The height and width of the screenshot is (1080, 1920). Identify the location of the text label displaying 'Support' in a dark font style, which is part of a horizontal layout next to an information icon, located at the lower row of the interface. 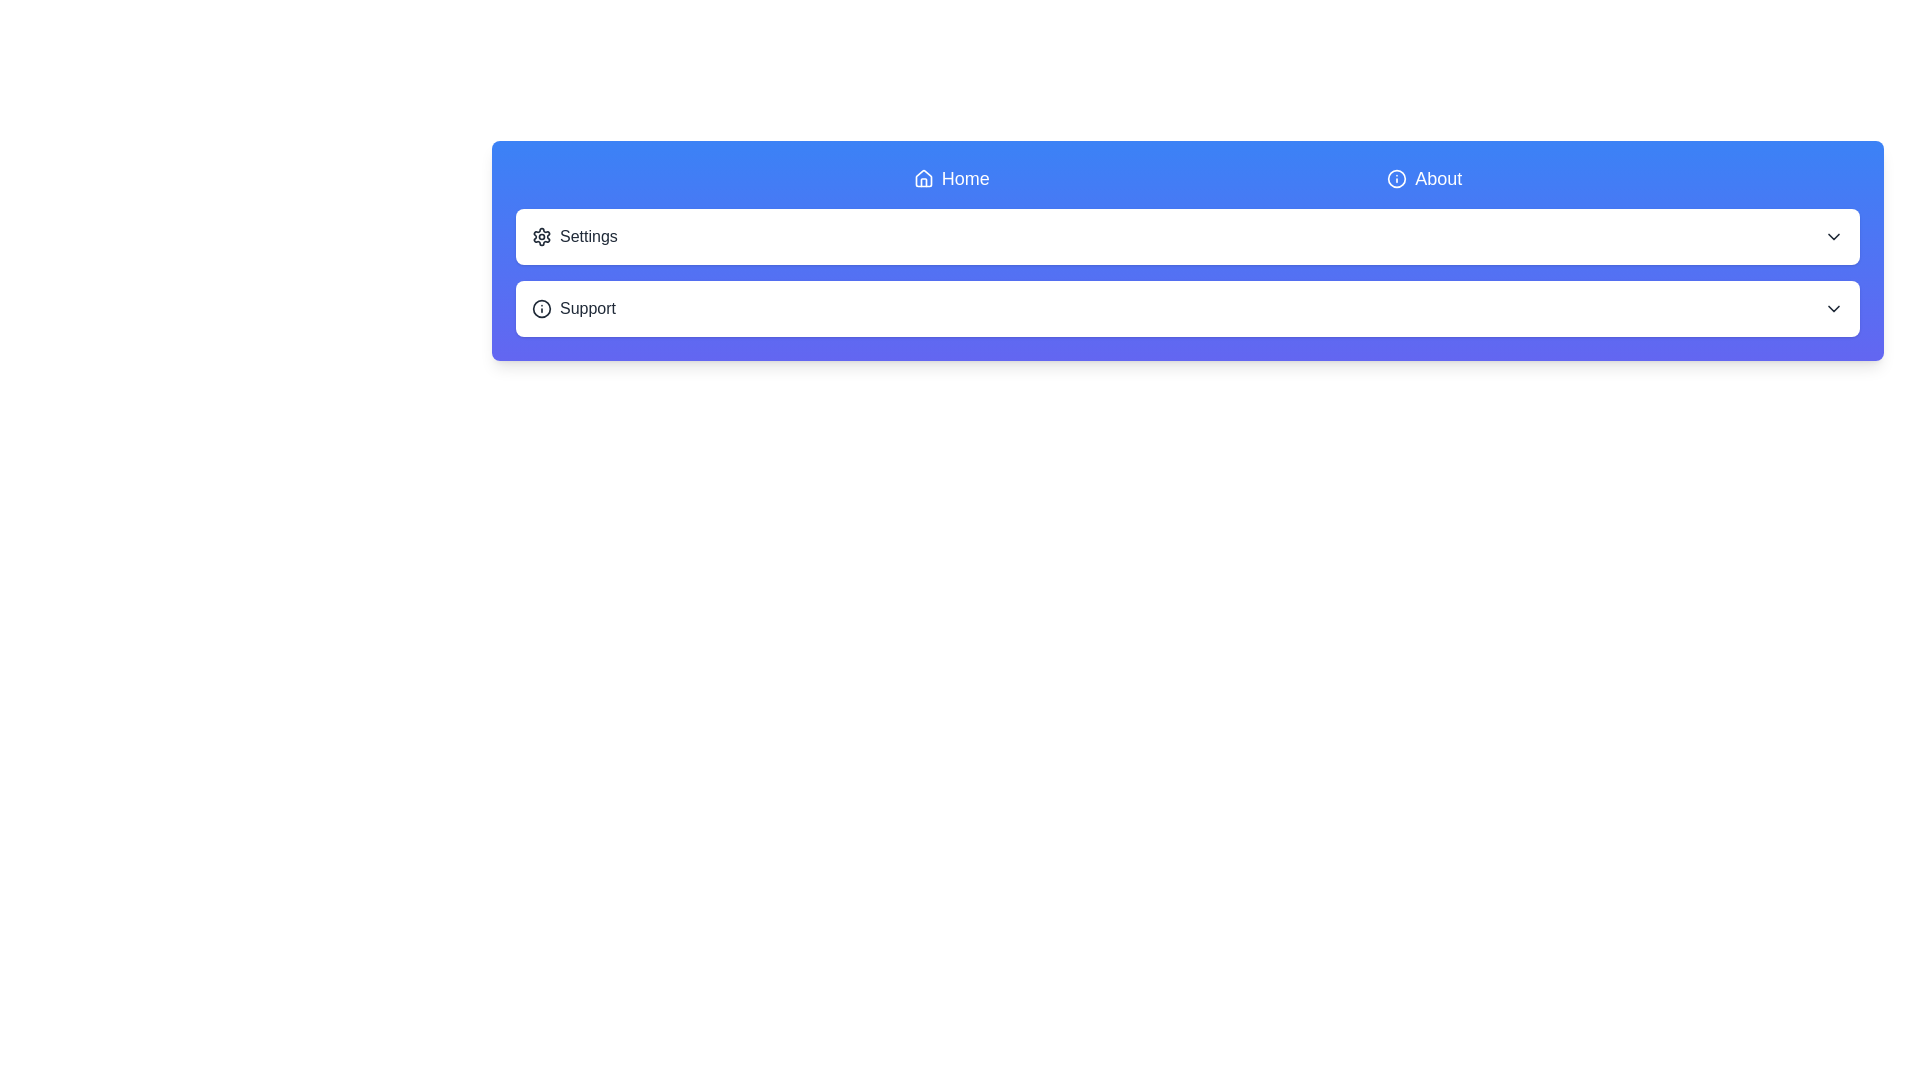
(587, 308).